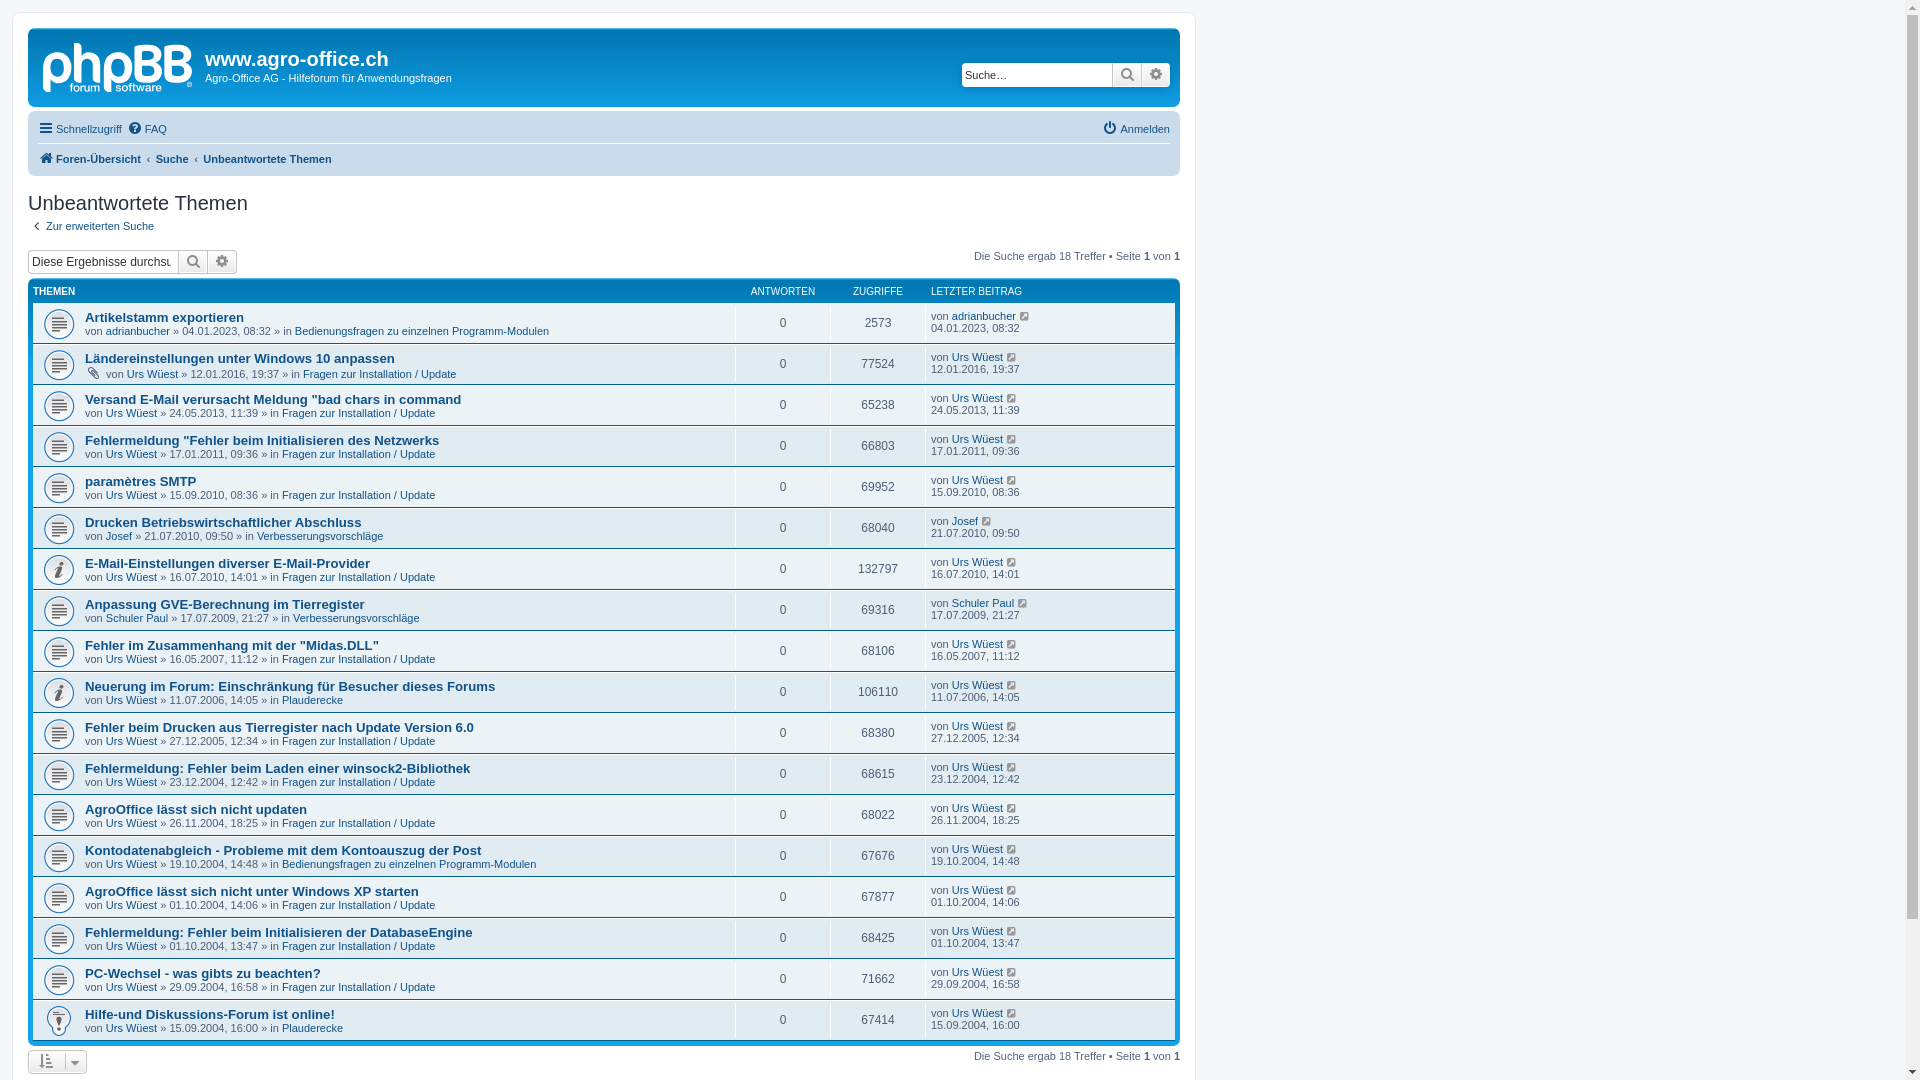 The height and width of the screenshot is (1080, 1920). Describe the element at coordinates (1012, 438) in the screenshot. I see `'Gehe zum letzten Beitrag'` at that location.